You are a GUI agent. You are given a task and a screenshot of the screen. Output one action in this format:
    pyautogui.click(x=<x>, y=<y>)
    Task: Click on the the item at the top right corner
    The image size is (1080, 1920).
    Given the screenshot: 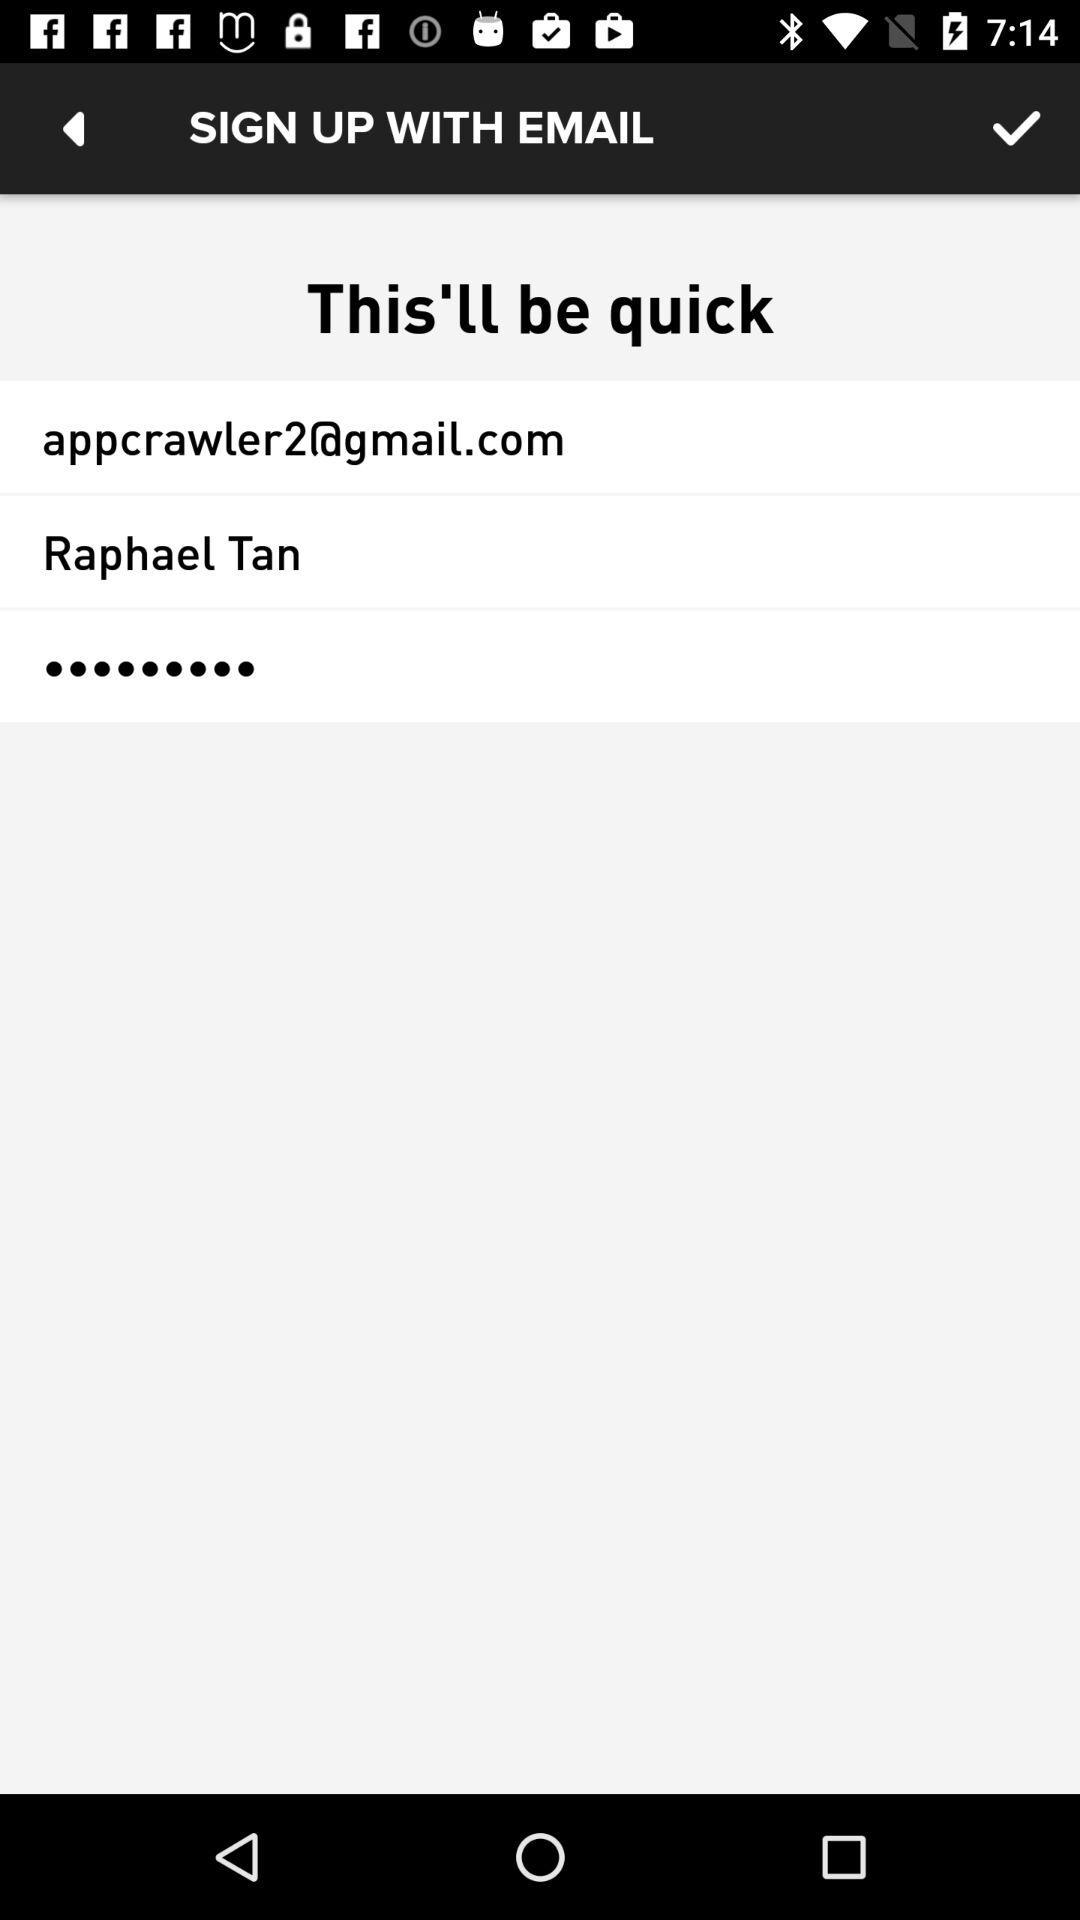 What is the action you would take?
    pyautogui.click(x=1017, y=127)
    